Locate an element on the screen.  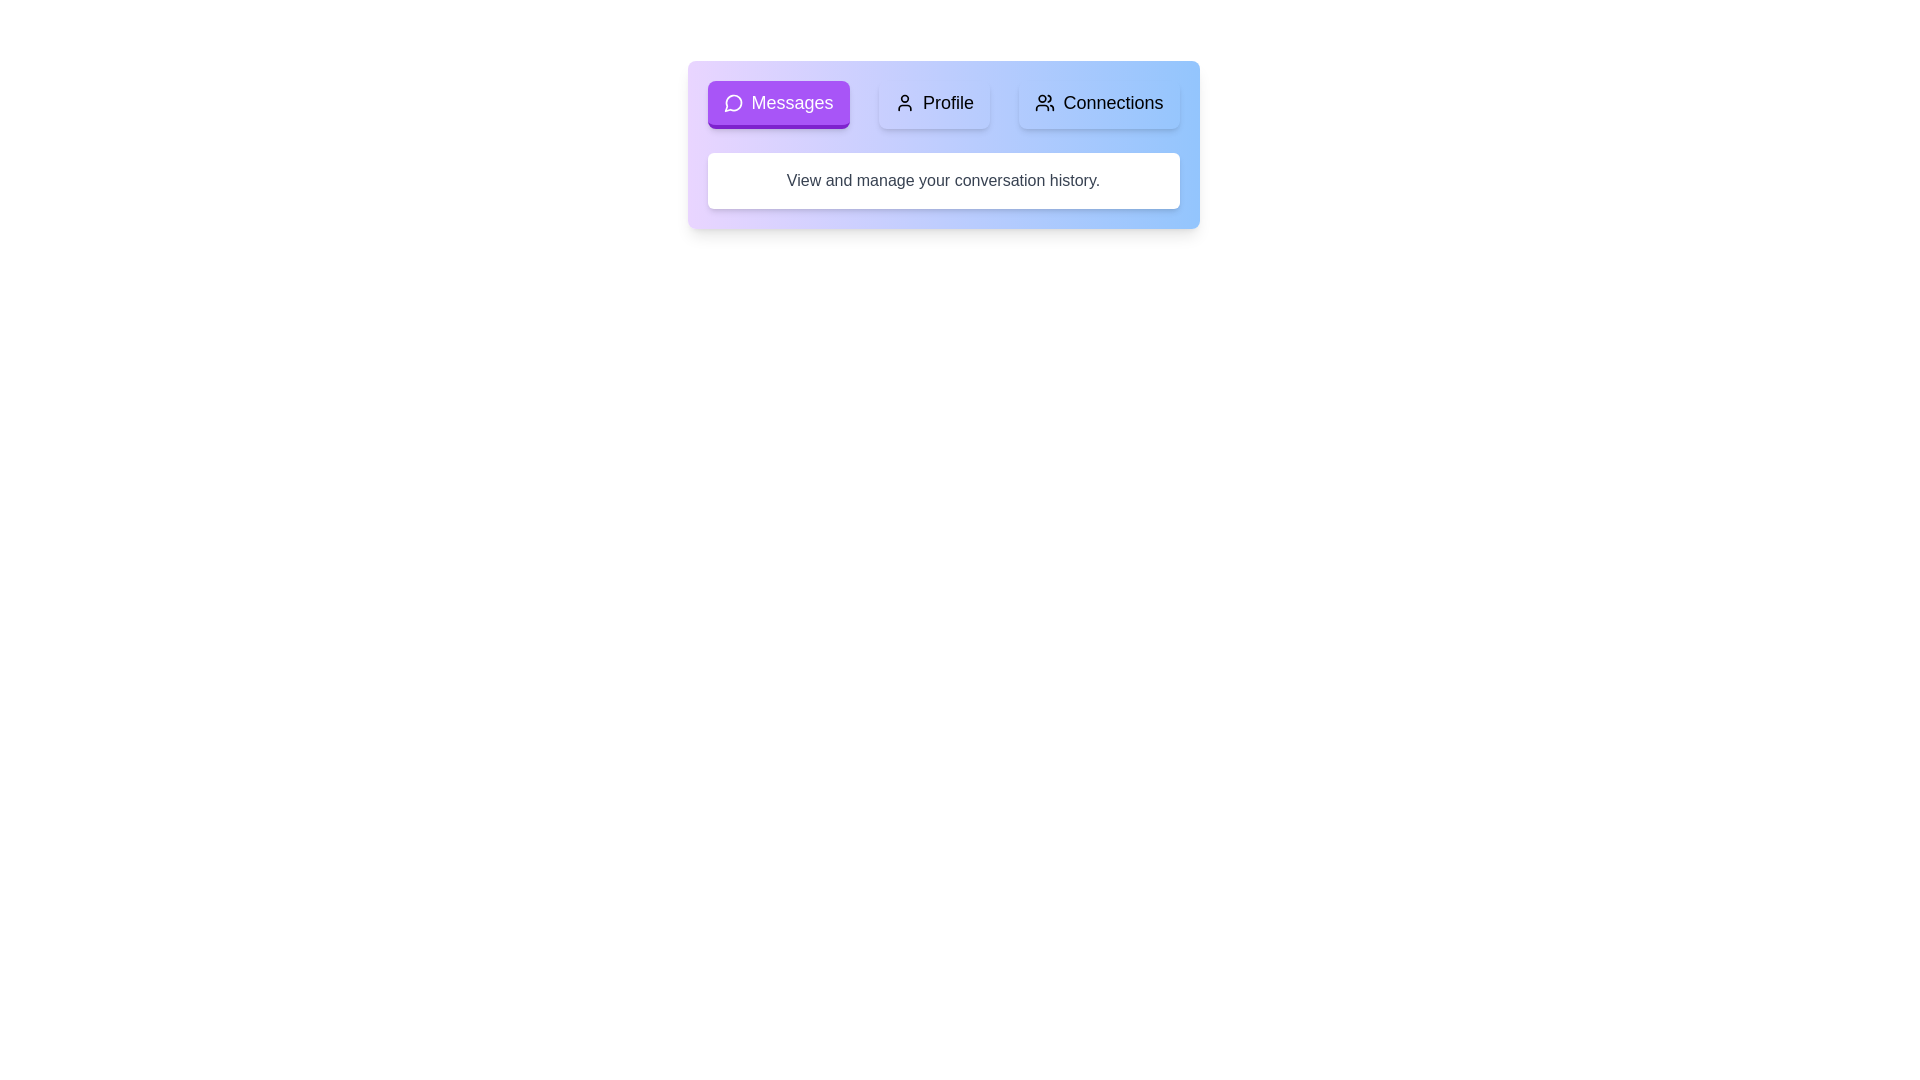
the navigation bar buttons is located at coordinates (942, 104).